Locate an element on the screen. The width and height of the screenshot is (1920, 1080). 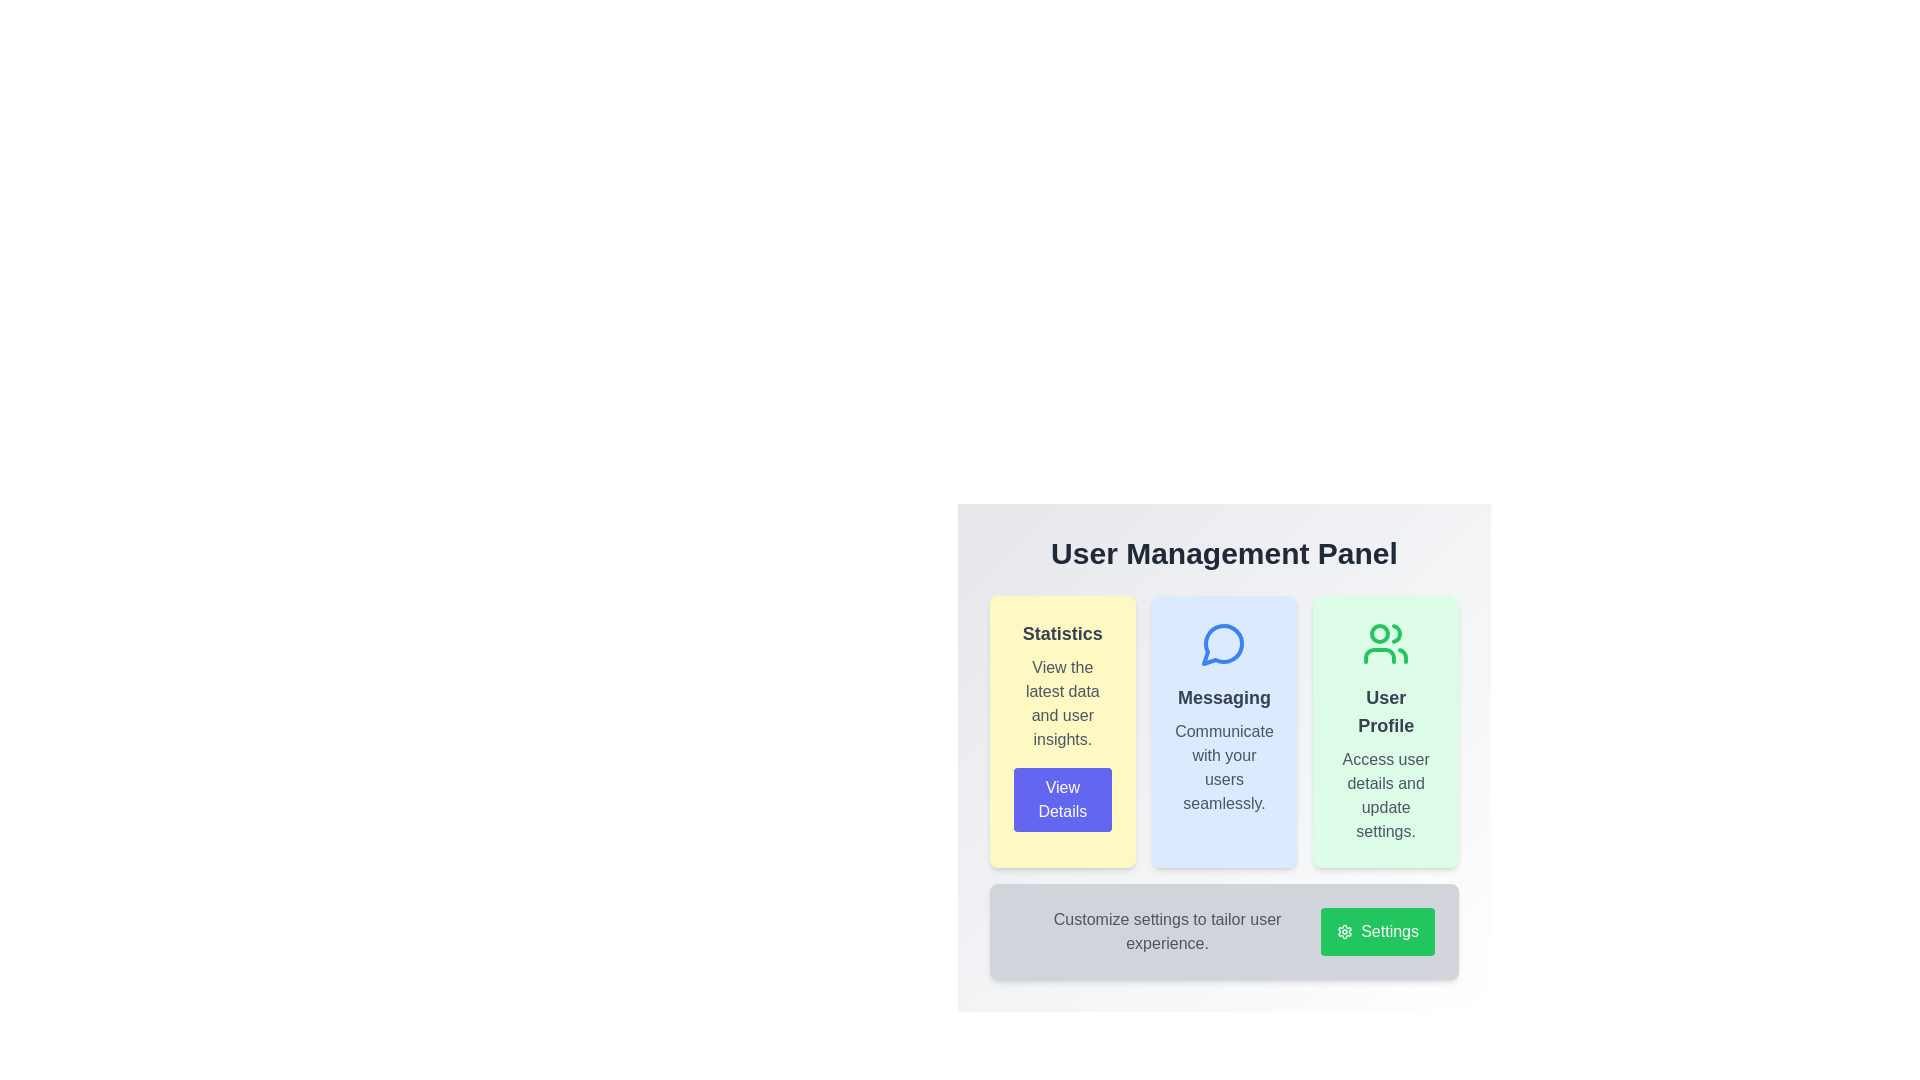
the green 'Settings' button using the keyboard for interaction is located at coordinates (1376, 932).